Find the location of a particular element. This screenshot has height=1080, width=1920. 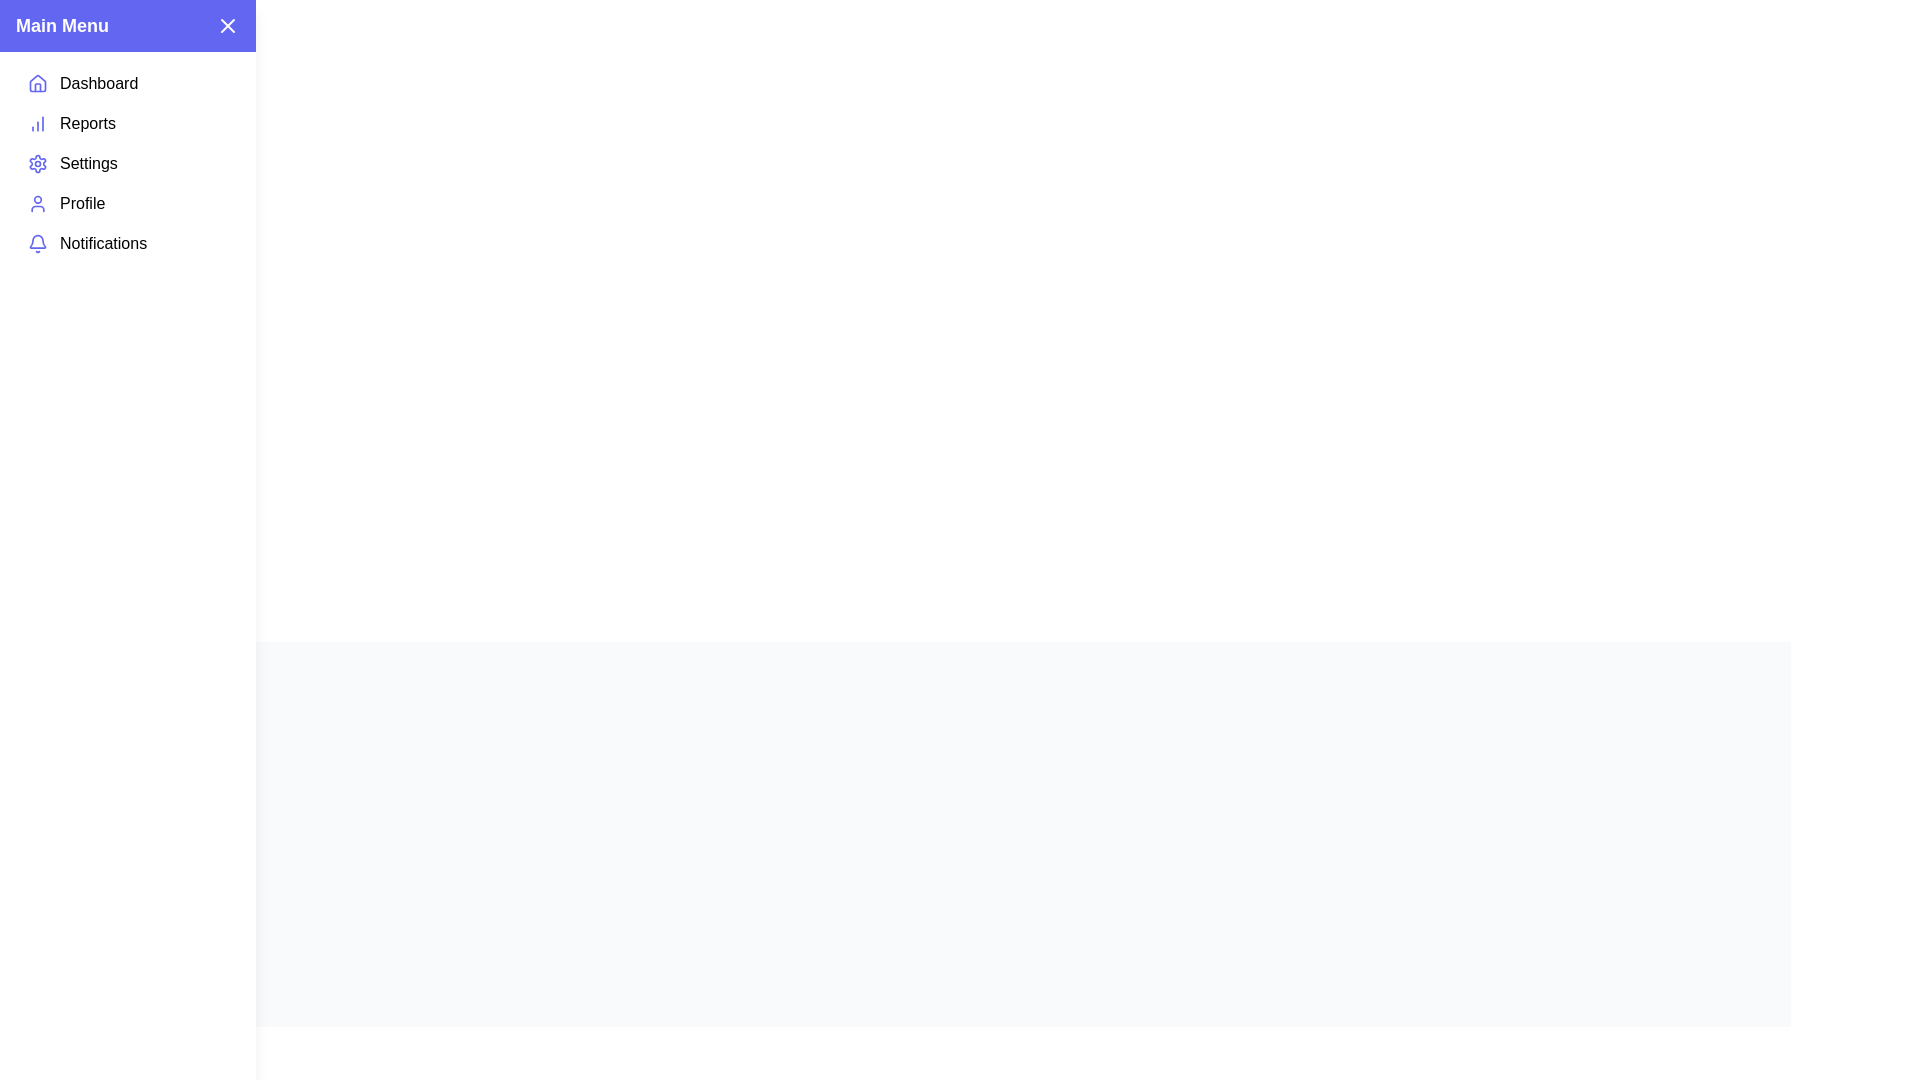

the 'Settings' menu item, which is the third item is located at coordinates (127, 163).